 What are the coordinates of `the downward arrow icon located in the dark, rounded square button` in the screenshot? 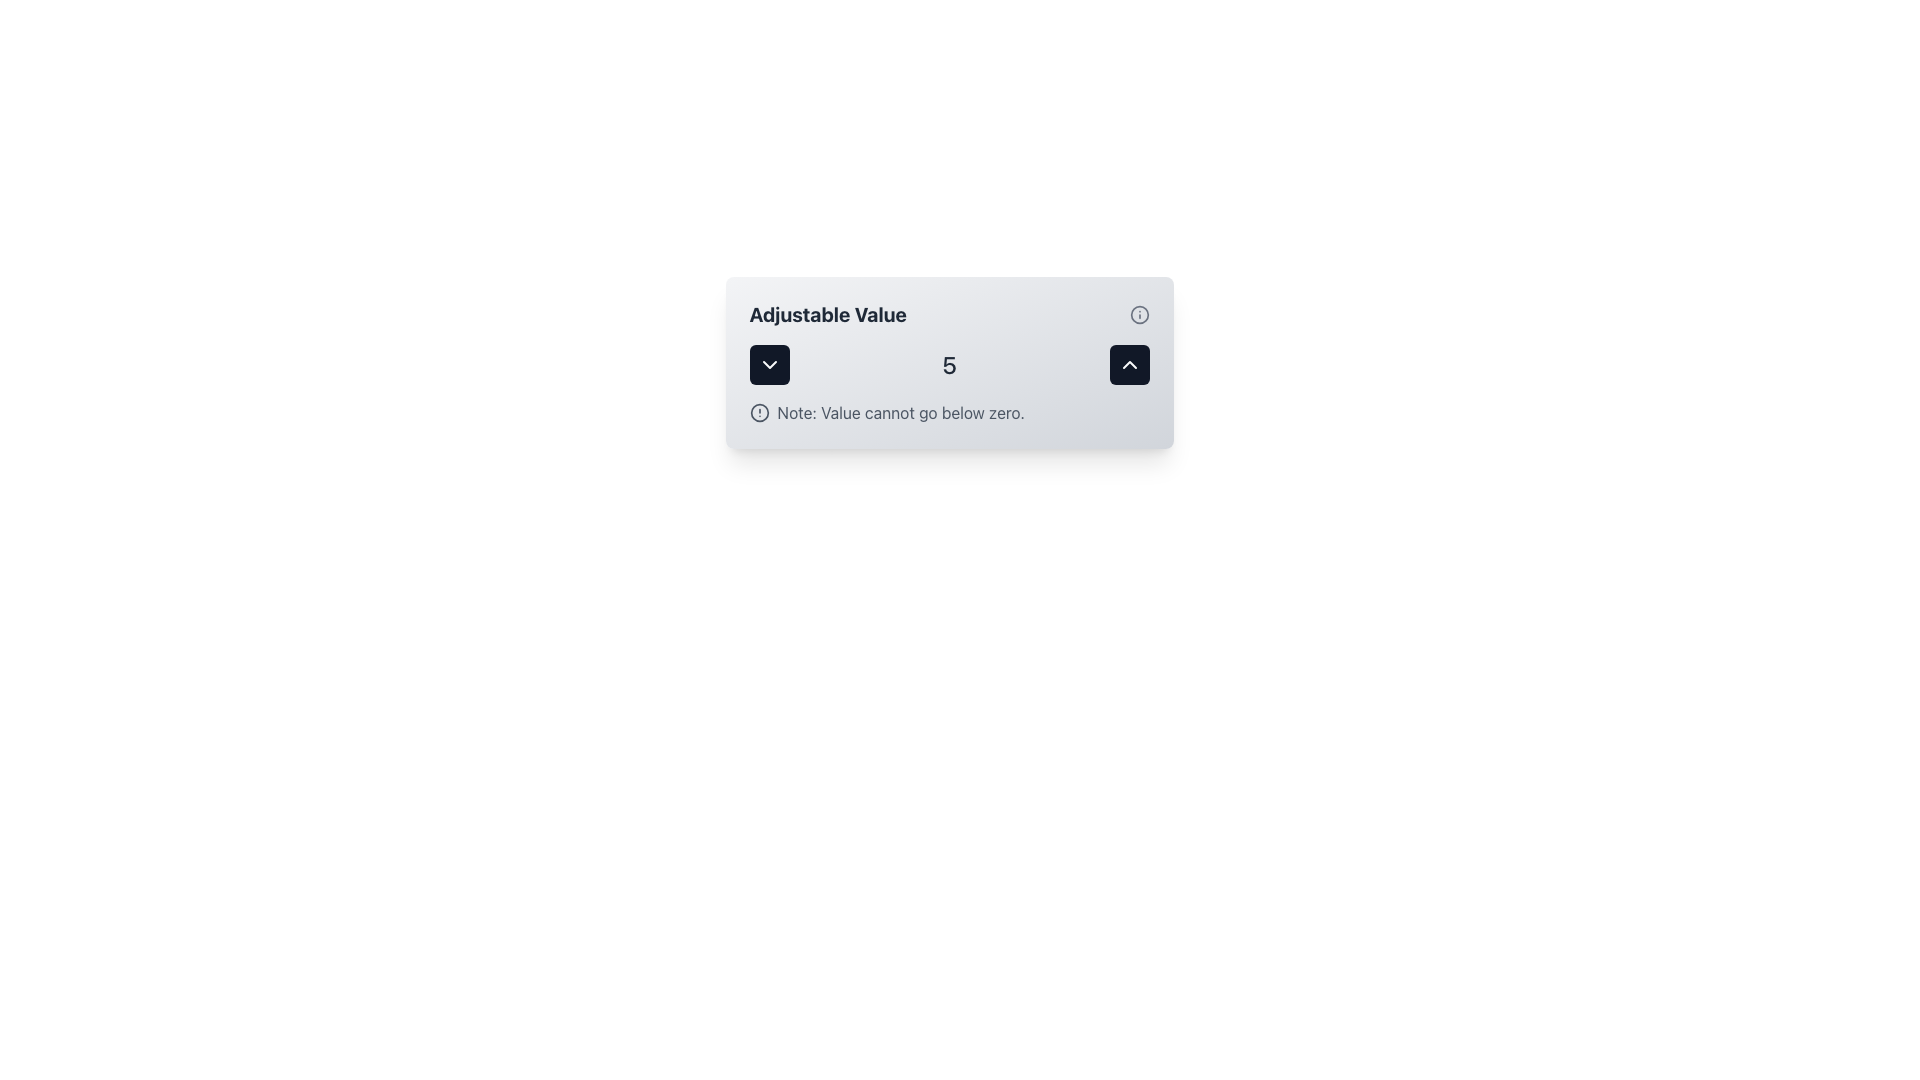 It's located at (768, 365).